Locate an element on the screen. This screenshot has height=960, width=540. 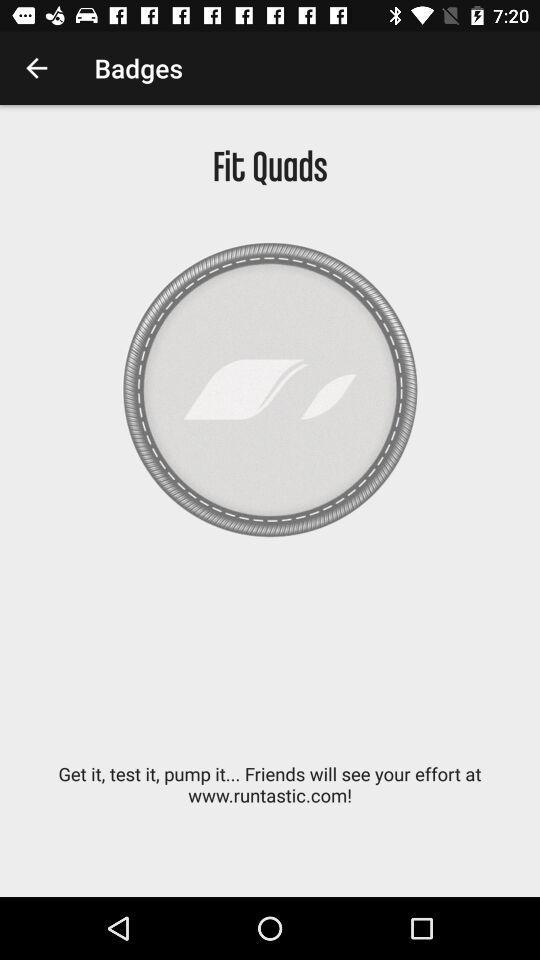
the app next to the badges item is located at coordinates (36, 68).